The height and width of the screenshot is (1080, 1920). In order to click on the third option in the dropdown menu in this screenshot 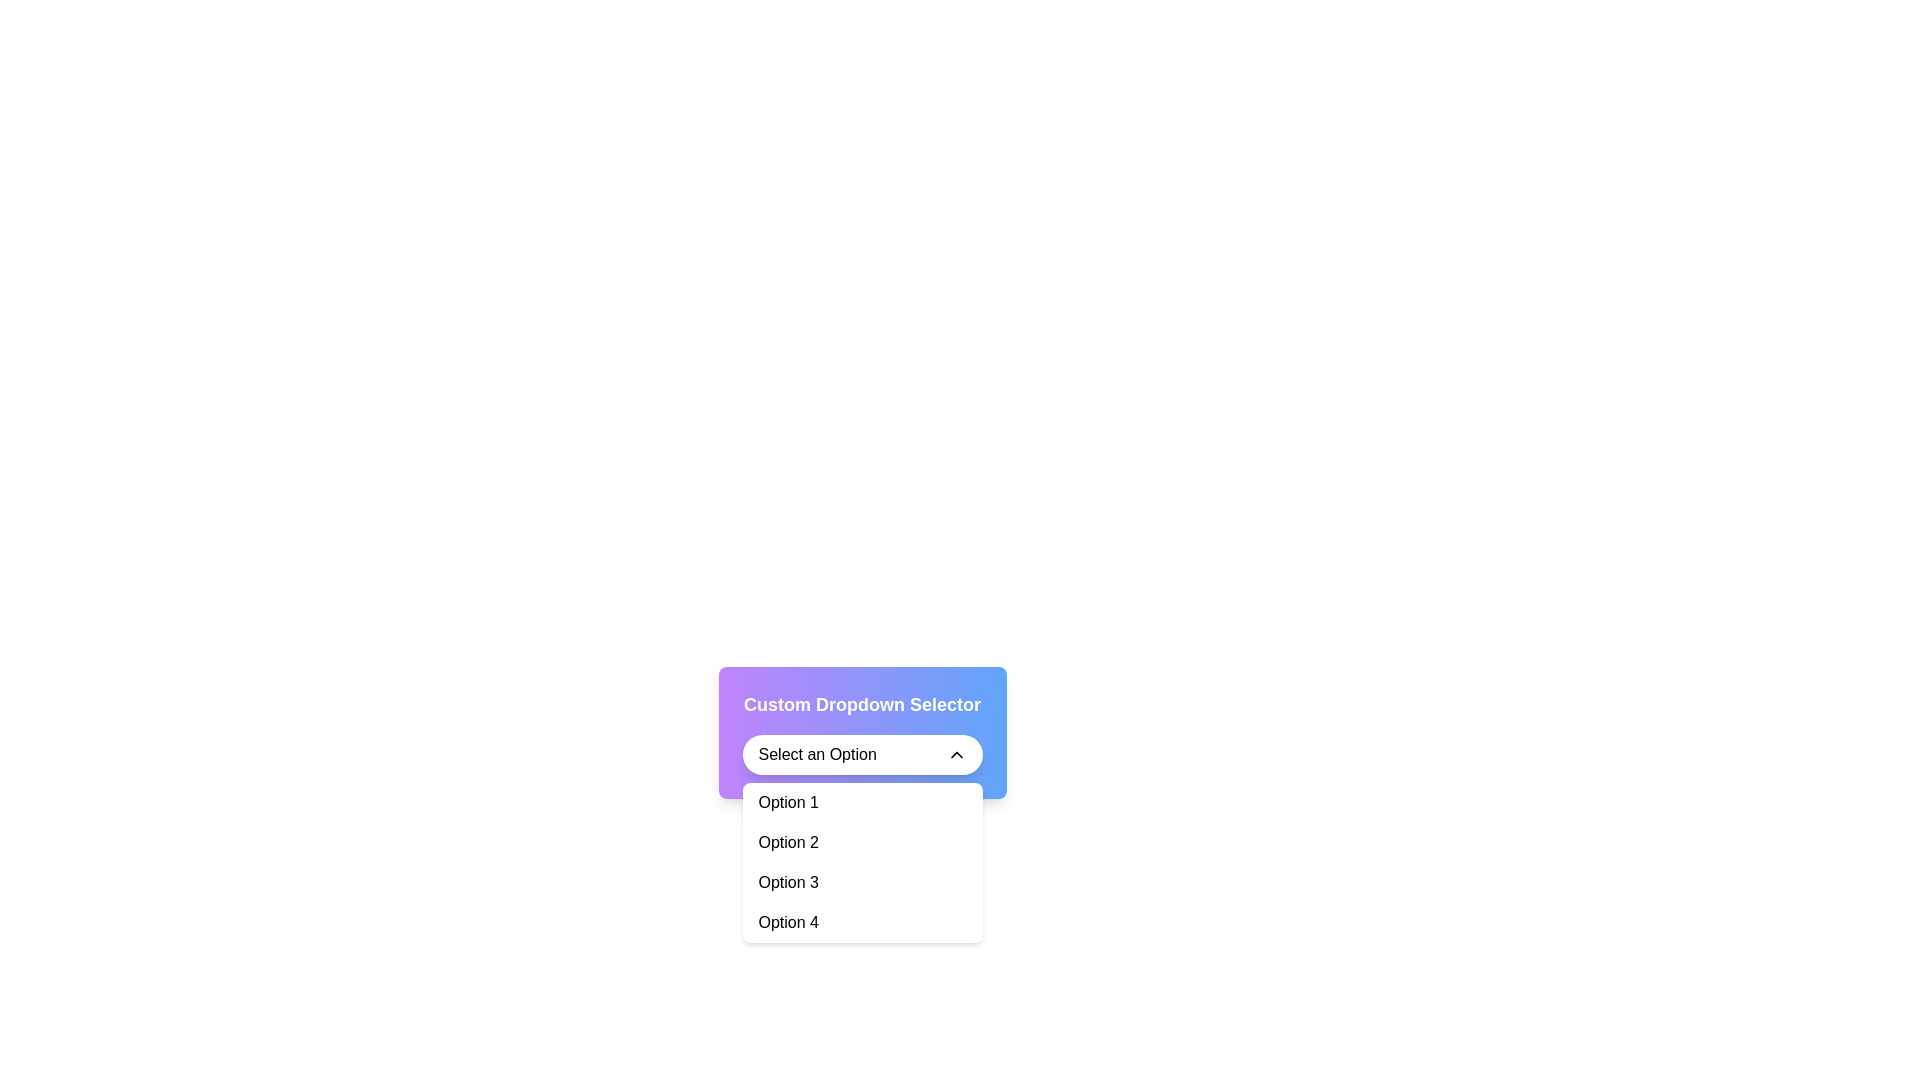, I will do `click(862, 882)`.